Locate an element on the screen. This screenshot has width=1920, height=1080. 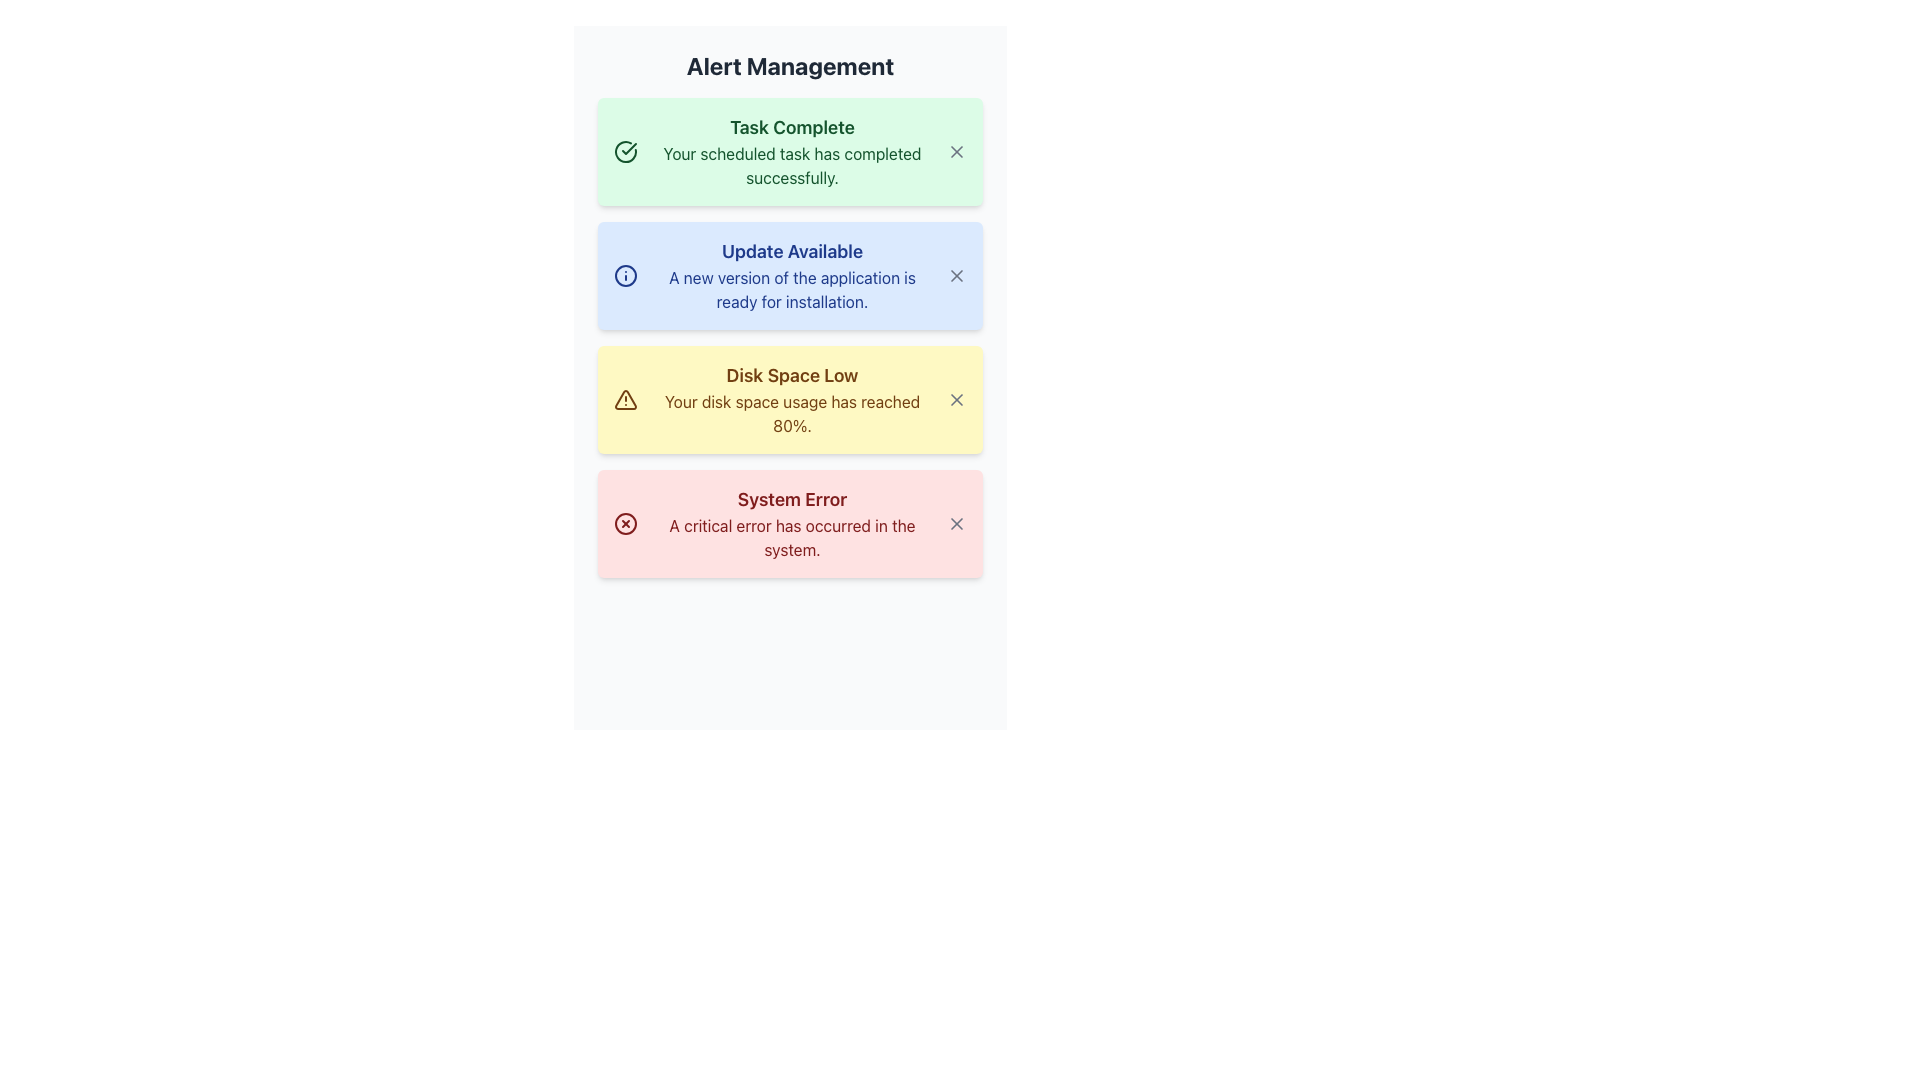
the Warning Icon that indicates a 'Disk Space Low' alert, which is positioned inside the yellow warning message panel near the left side before the text is located at coordinates (624, 400).